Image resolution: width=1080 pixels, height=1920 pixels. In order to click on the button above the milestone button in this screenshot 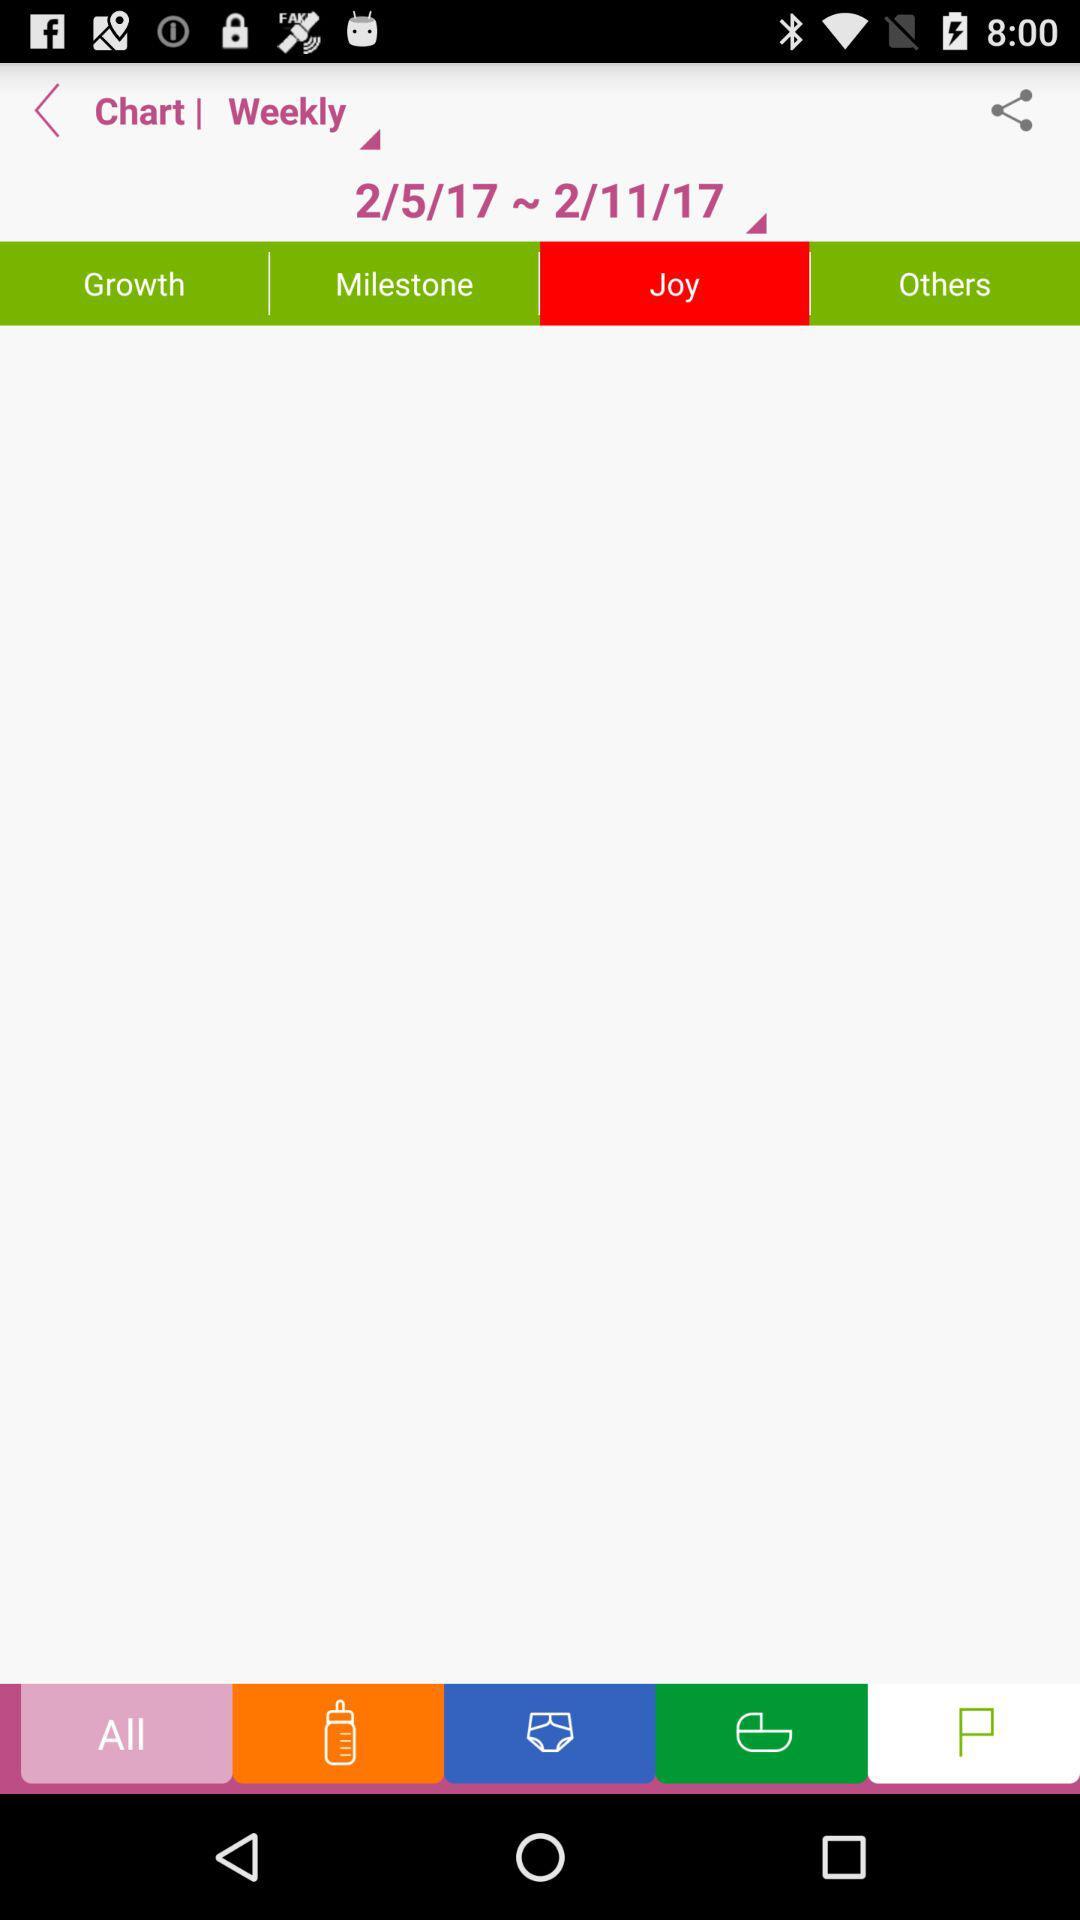, I will do `click(538, 199)`.